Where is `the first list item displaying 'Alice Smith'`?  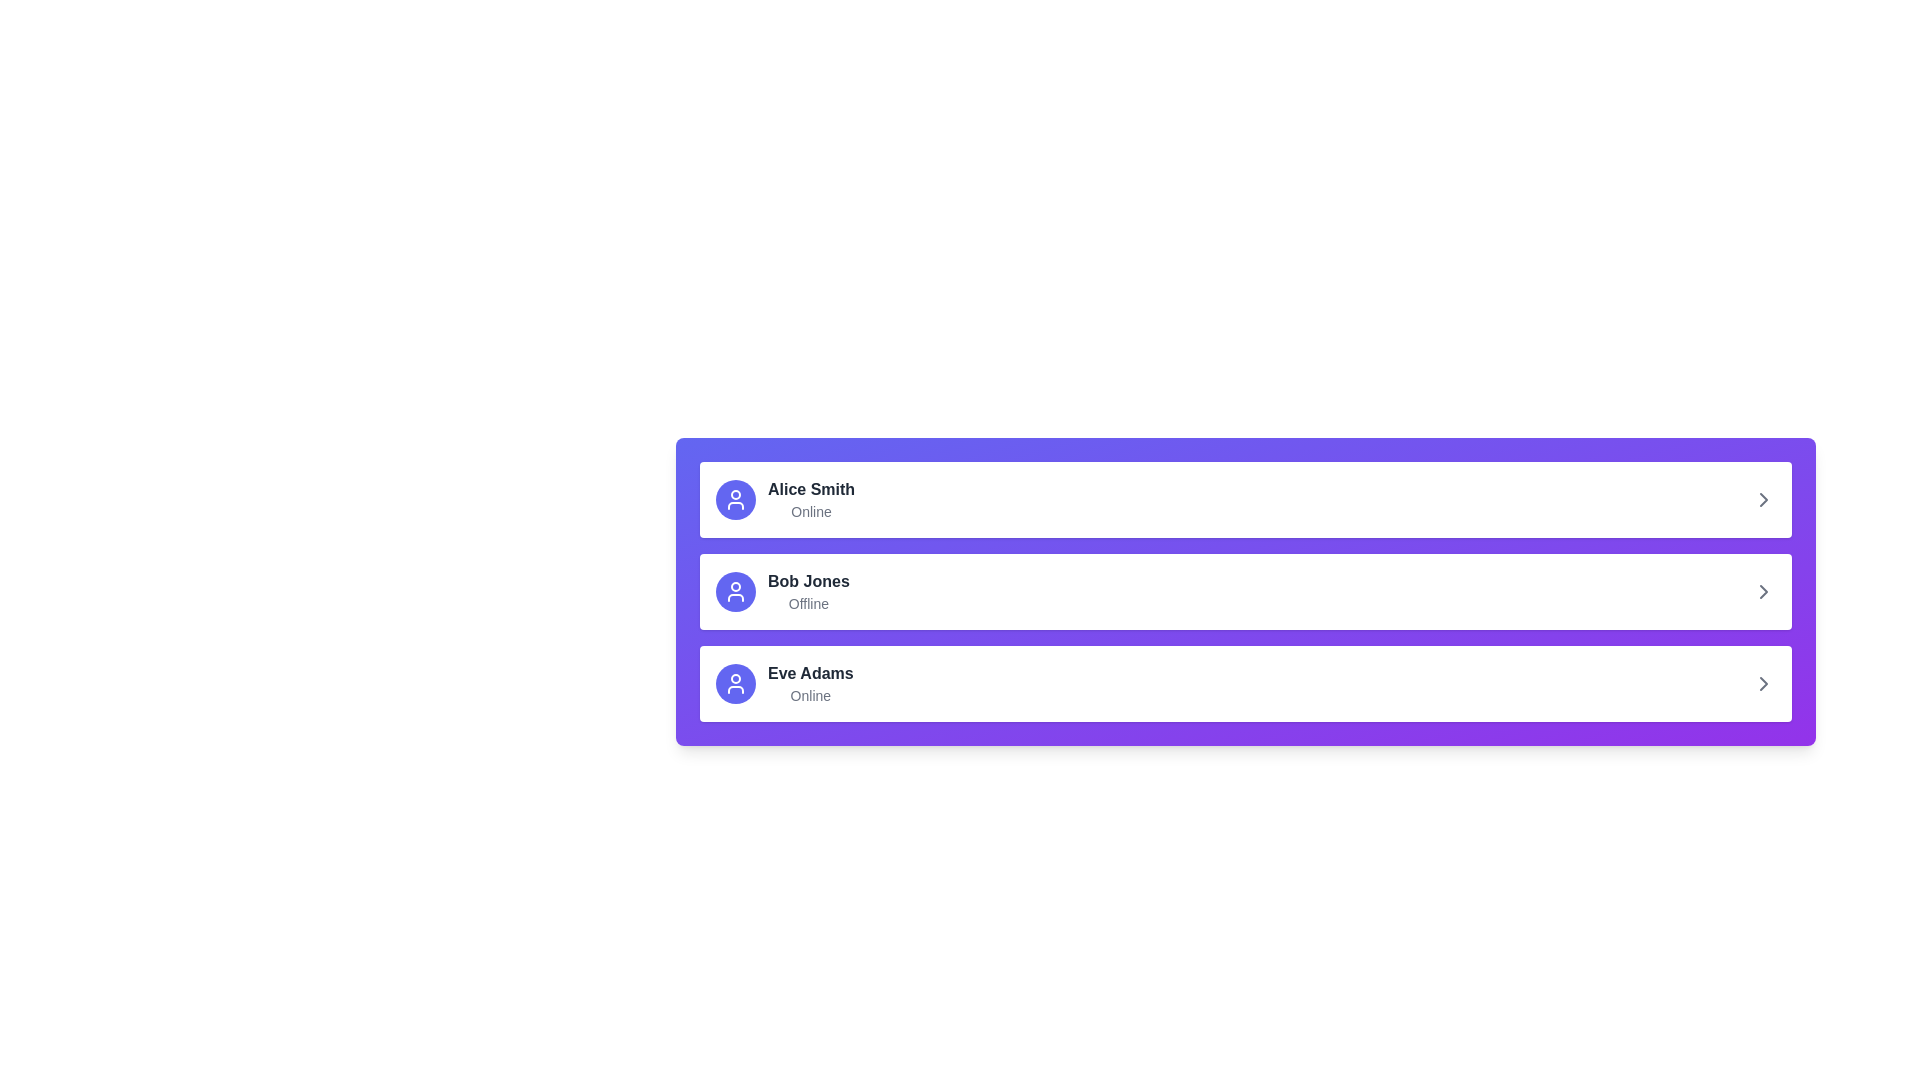 the first list item displaying 'Alice Smith' is located at coordinates (1245, 499).